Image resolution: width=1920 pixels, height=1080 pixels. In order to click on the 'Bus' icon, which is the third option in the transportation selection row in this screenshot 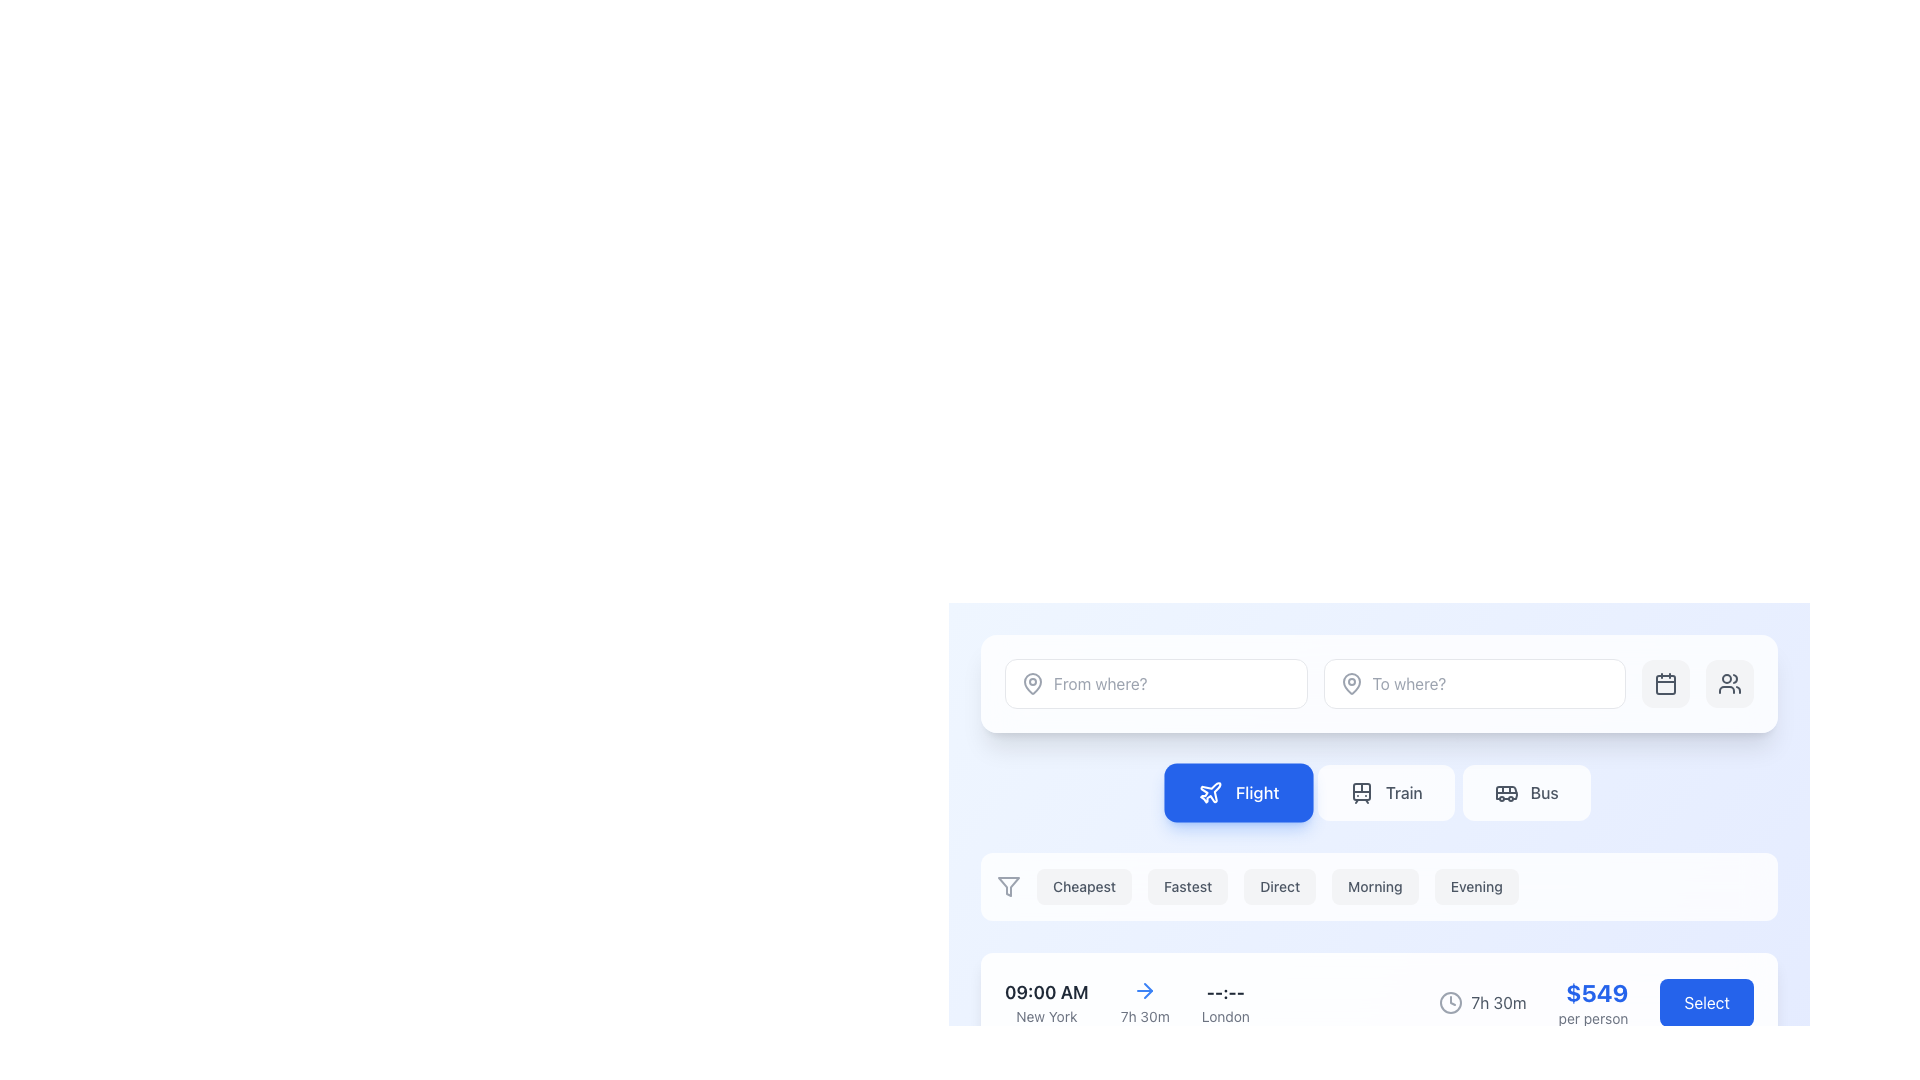, I will do `click(1506, 792)`.